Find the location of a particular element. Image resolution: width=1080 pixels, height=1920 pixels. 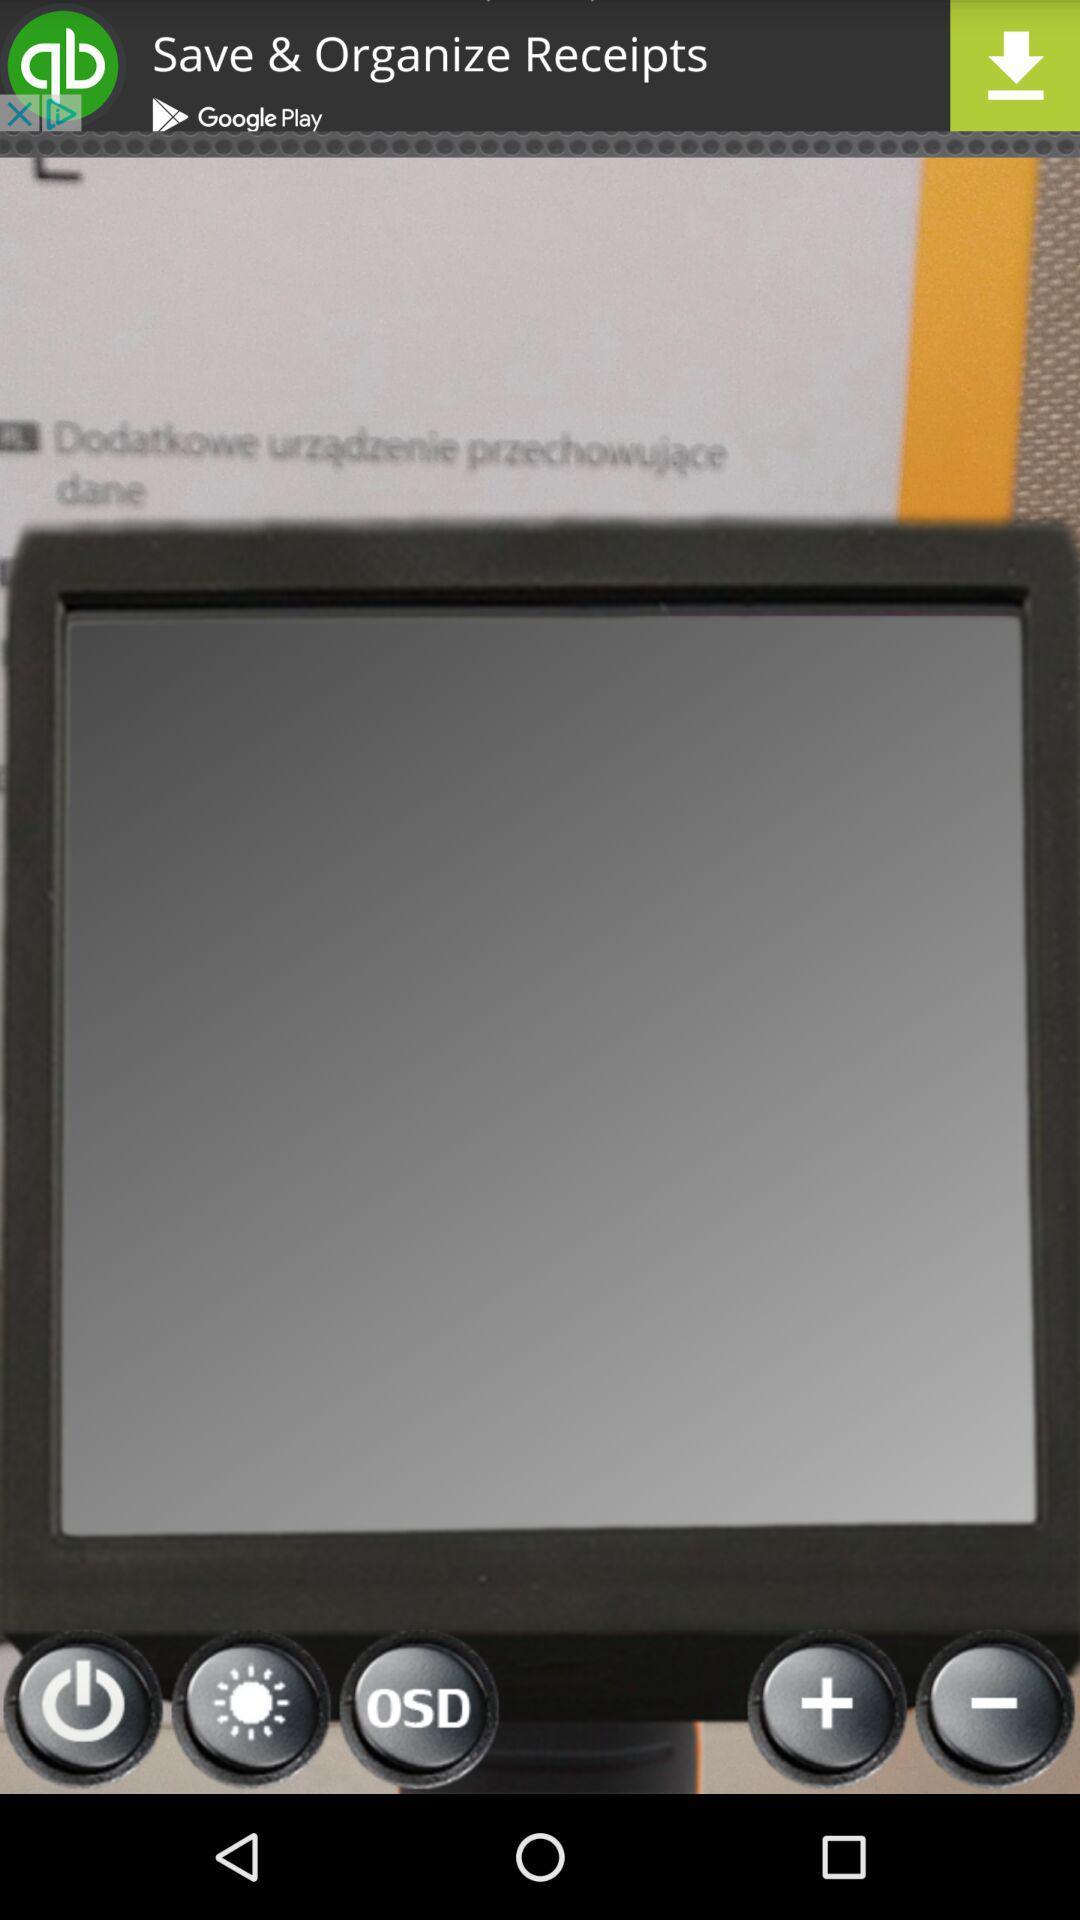

valum button is located at coordinates (250, 1708).